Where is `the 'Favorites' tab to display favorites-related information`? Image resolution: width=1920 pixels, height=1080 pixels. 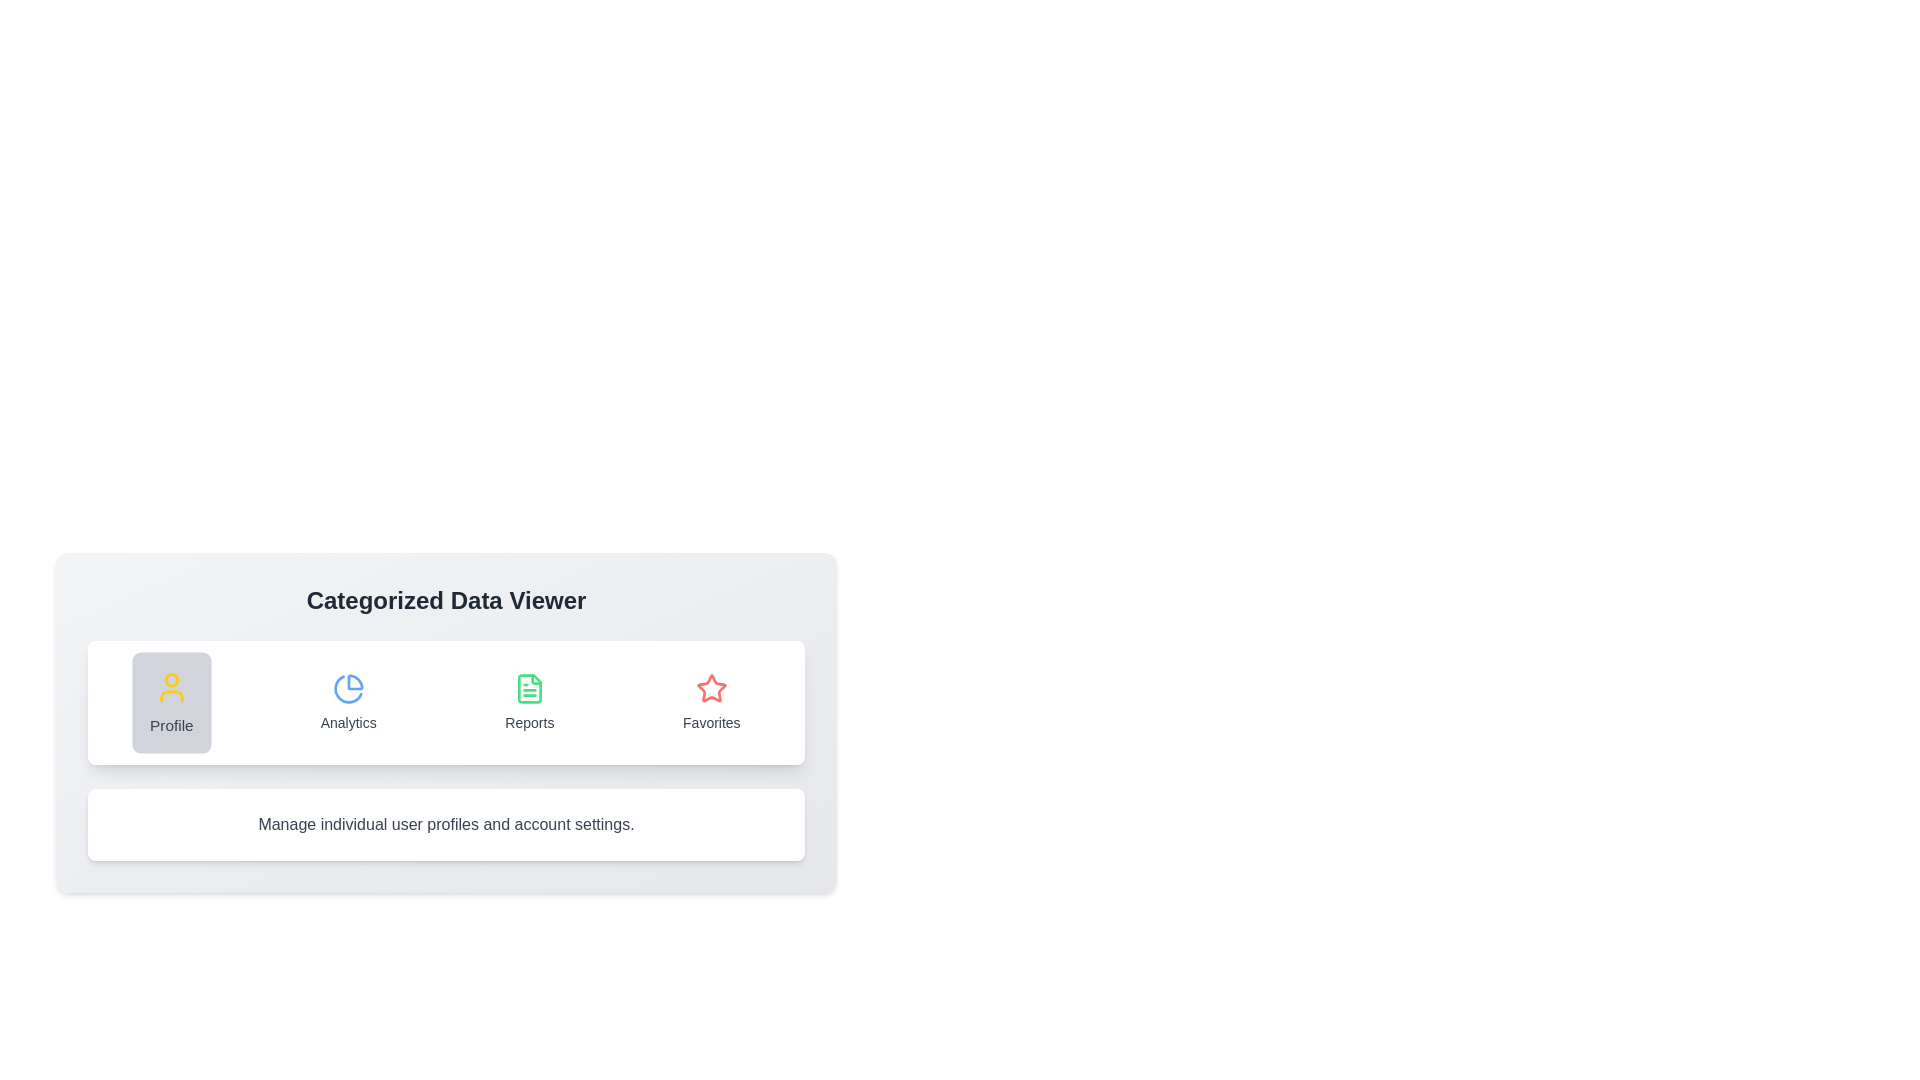 the 'Favorites' tab to display favorites-related information is located at coordinates (711, 701).